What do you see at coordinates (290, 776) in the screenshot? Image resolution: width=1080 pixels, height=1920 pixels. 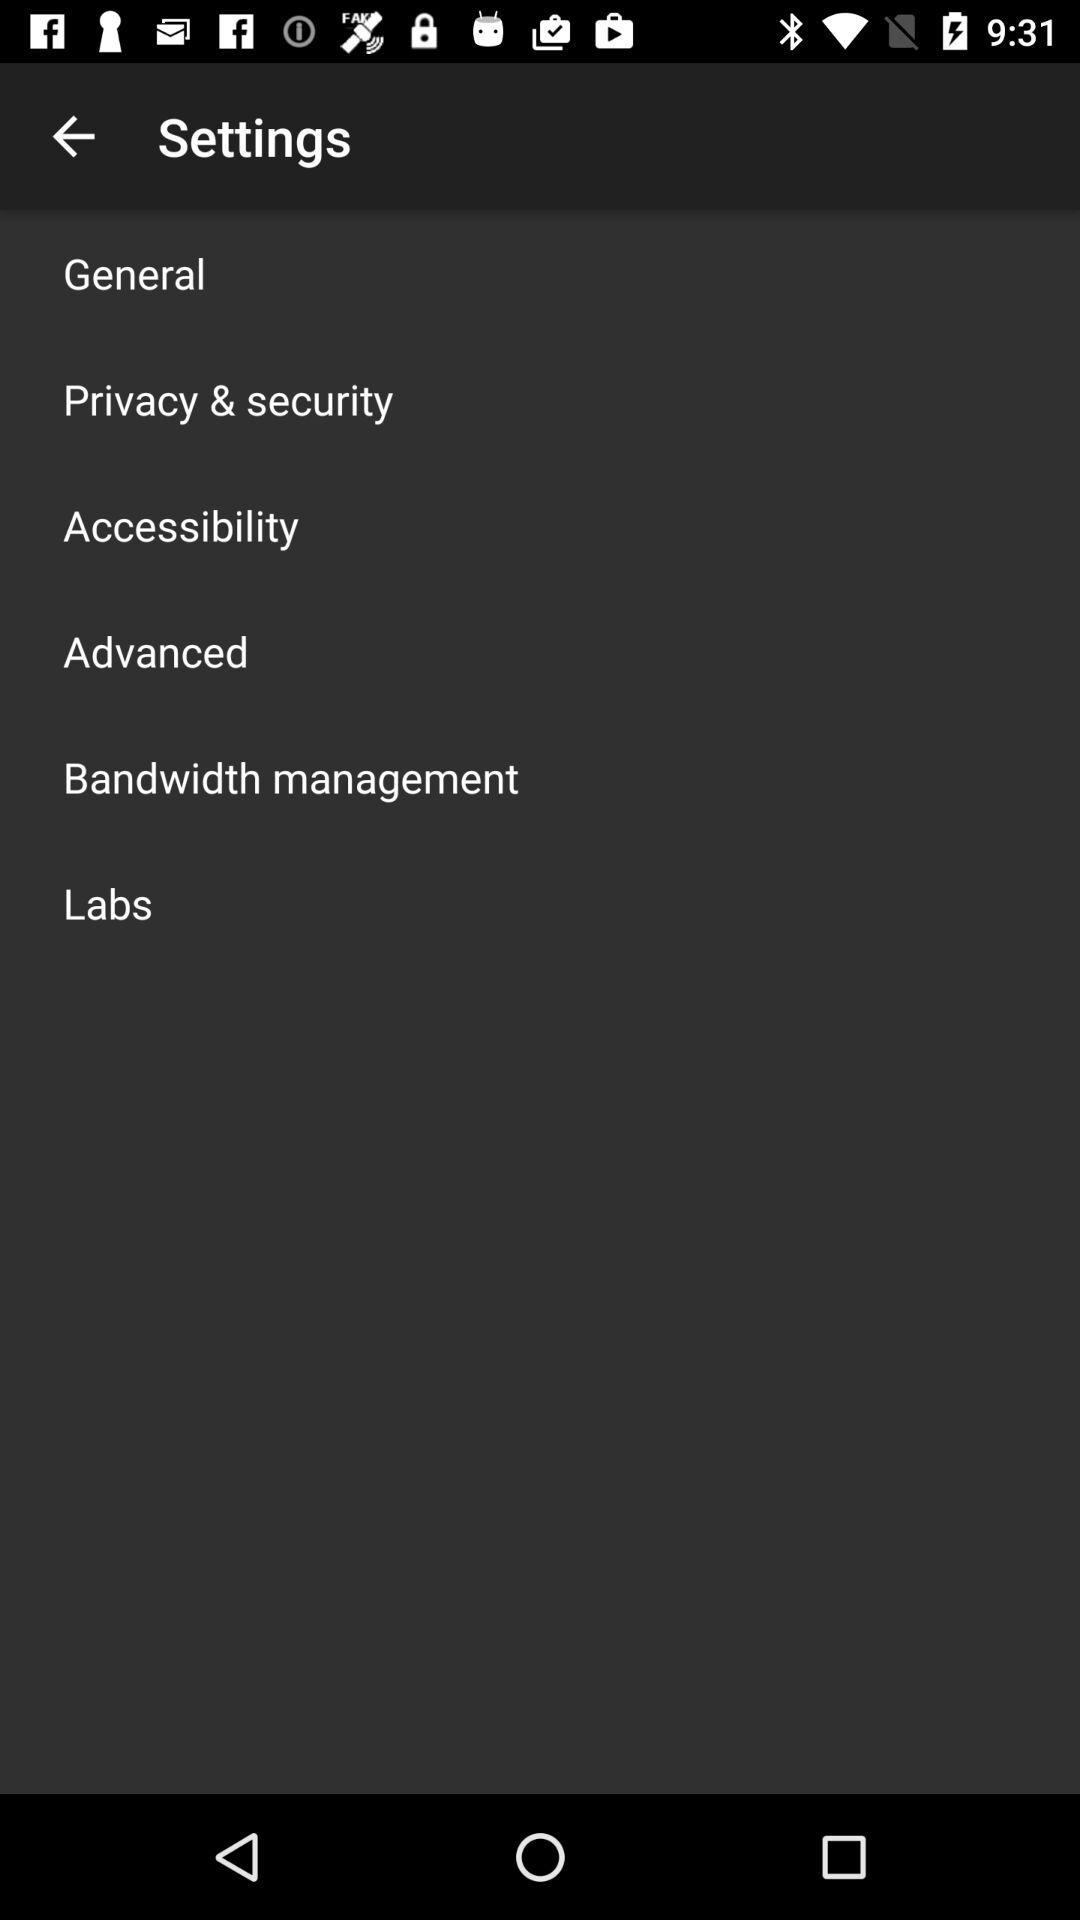 I see `the item above the labs icon` at bounding box center [290, 776].